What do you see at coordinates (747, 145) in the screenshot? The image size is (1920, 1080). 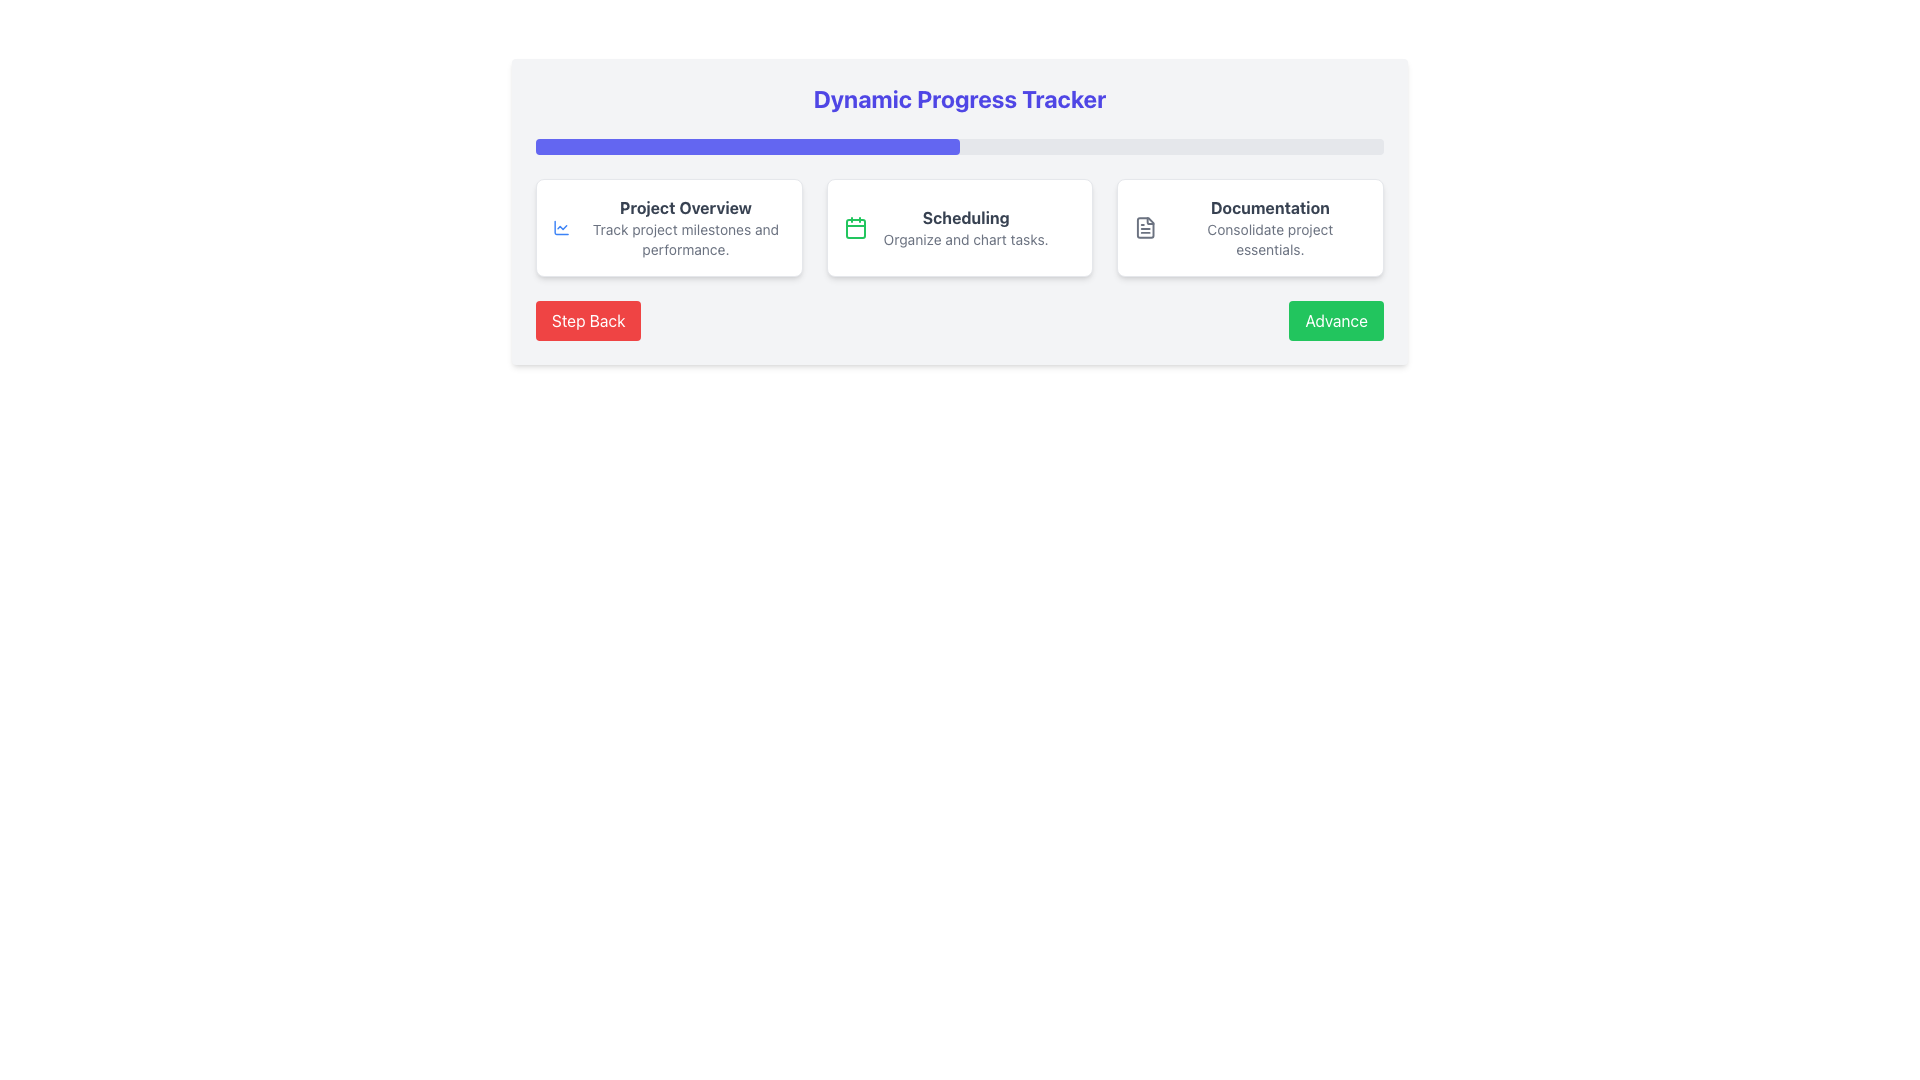 I see `the Progress Bar located below the title 'Dynamic Progress Tracker', which visually indicates a 50% completion` at bounding box center [747, 145].